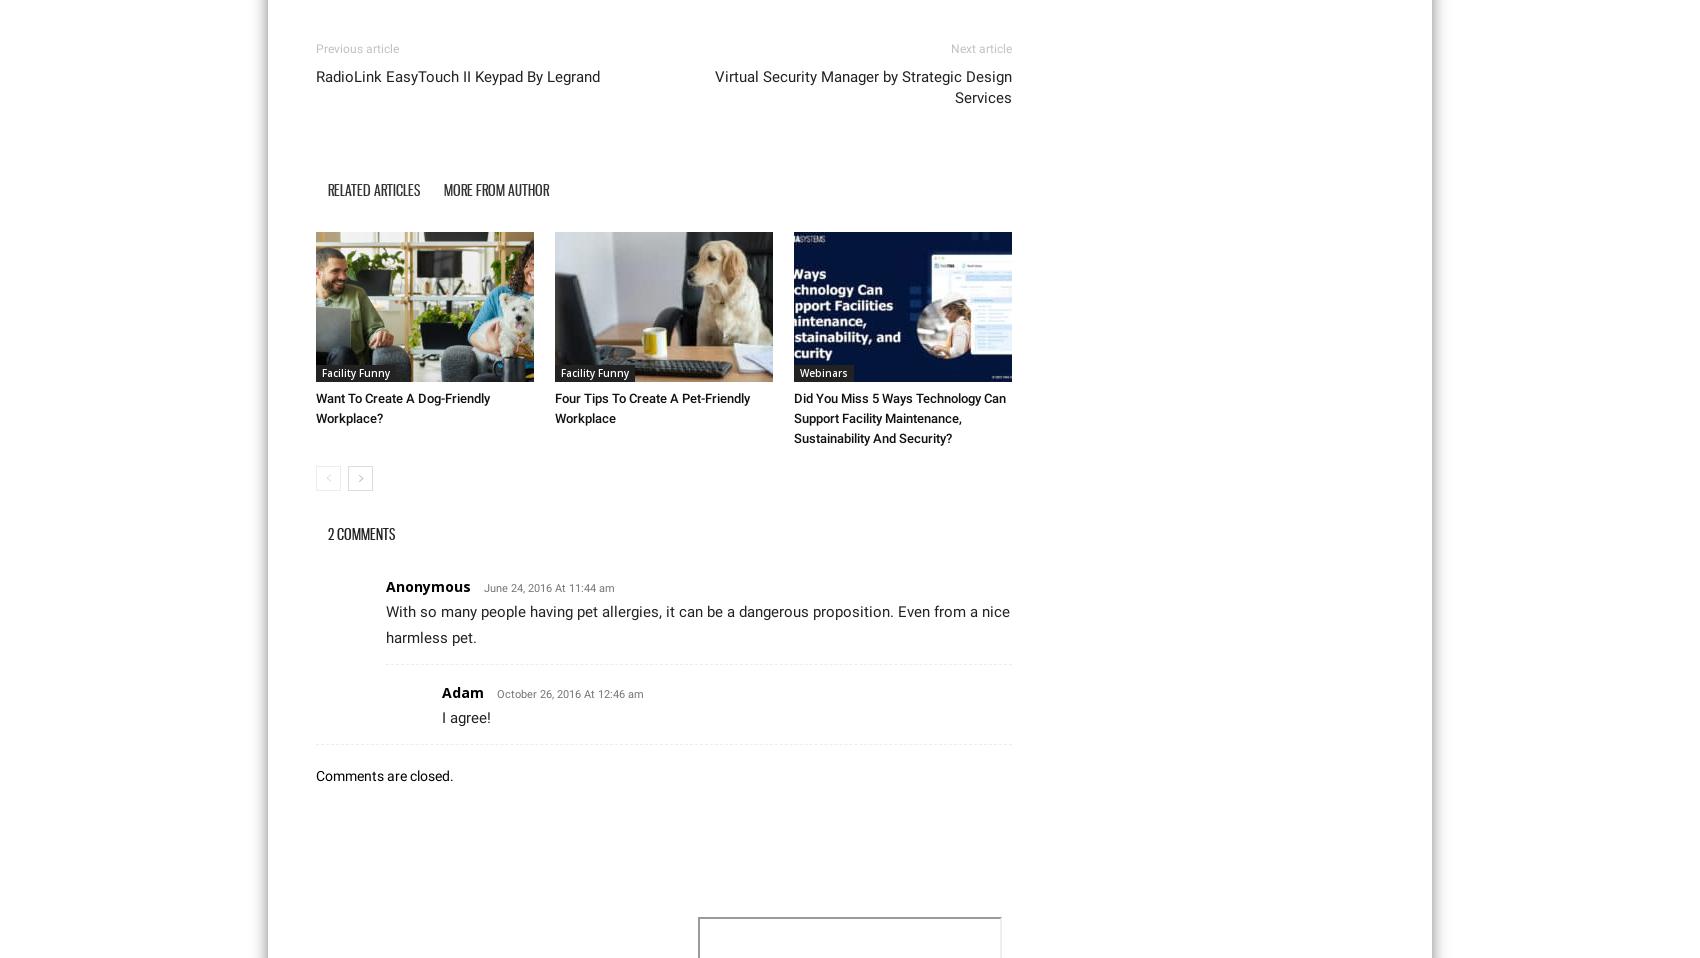 The height and width of the screenshot is (958, 1700). Describe the element at coordinates (428, 585) in the screenshot. I see `'Anonymous'` at that location.